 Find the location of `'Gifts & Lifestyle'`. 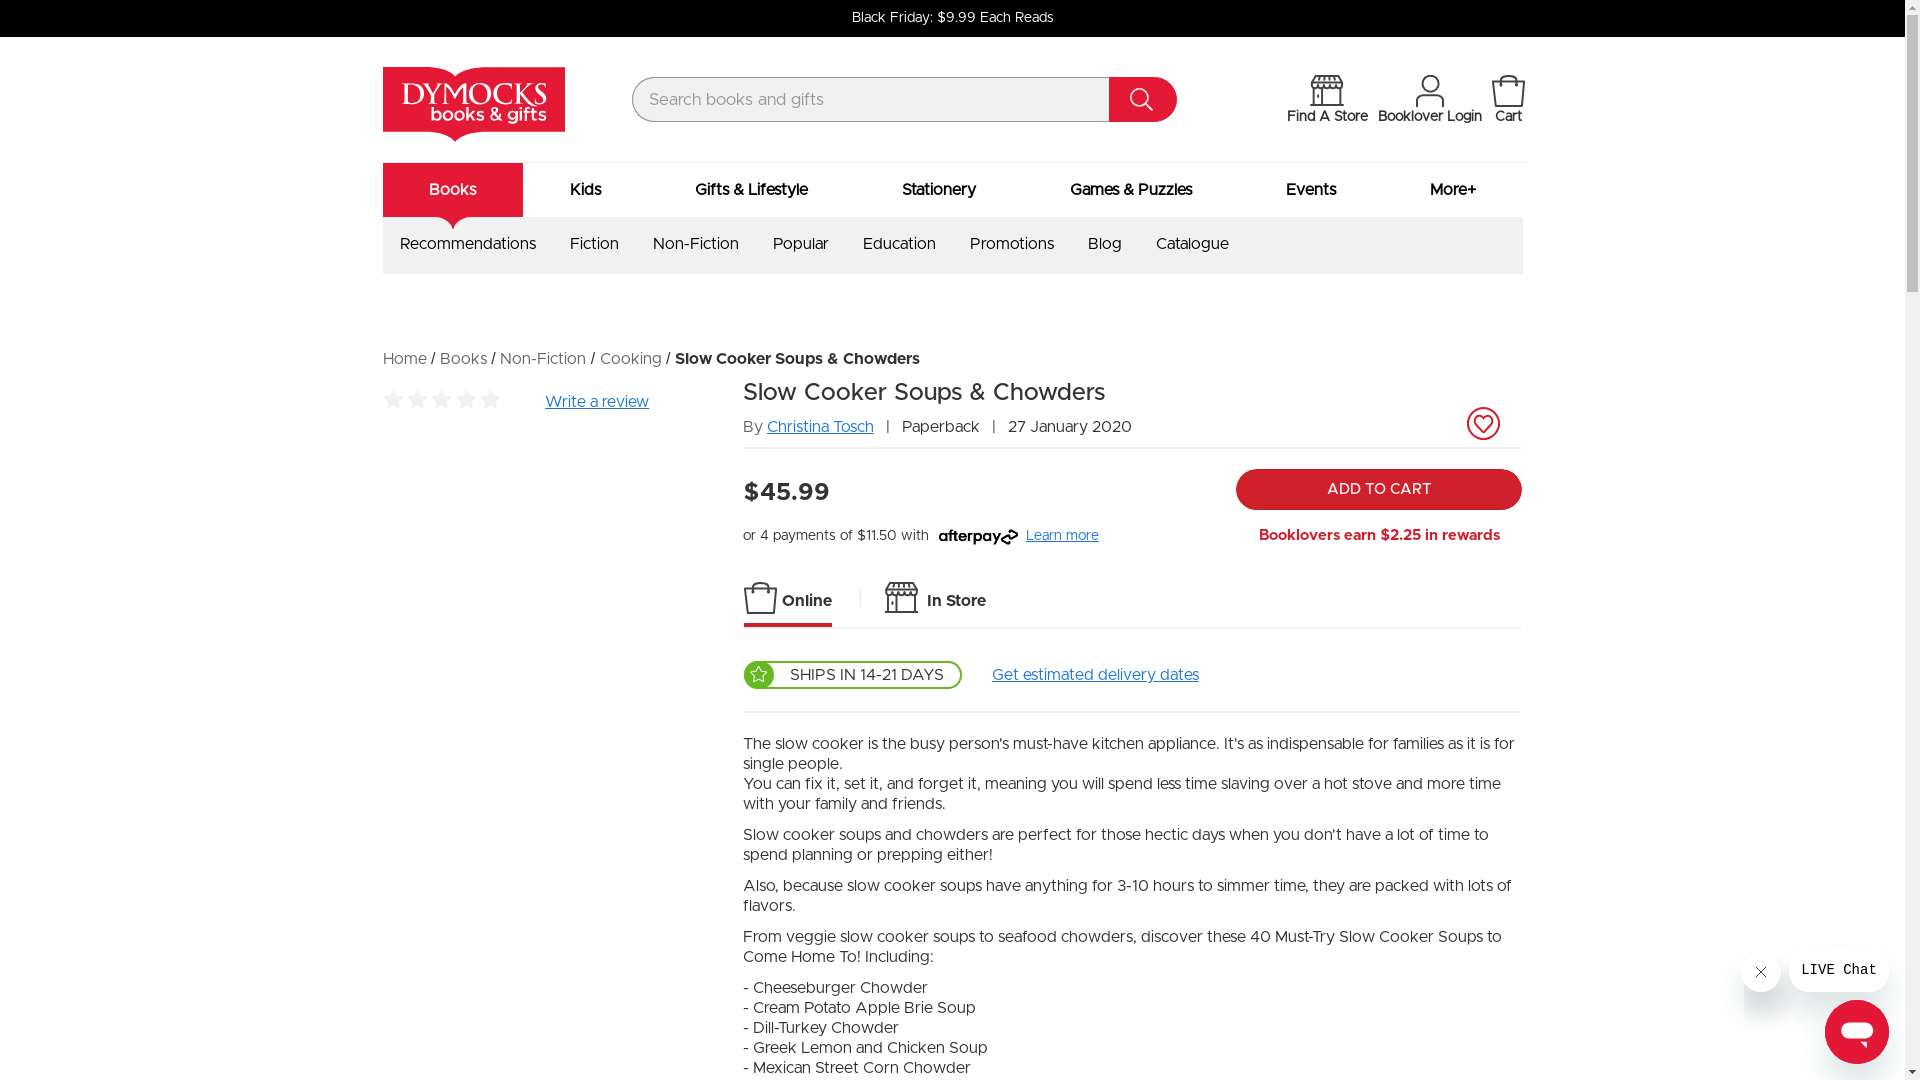

'Gifts & Lifestyle' is located at coordinates (750, 189).